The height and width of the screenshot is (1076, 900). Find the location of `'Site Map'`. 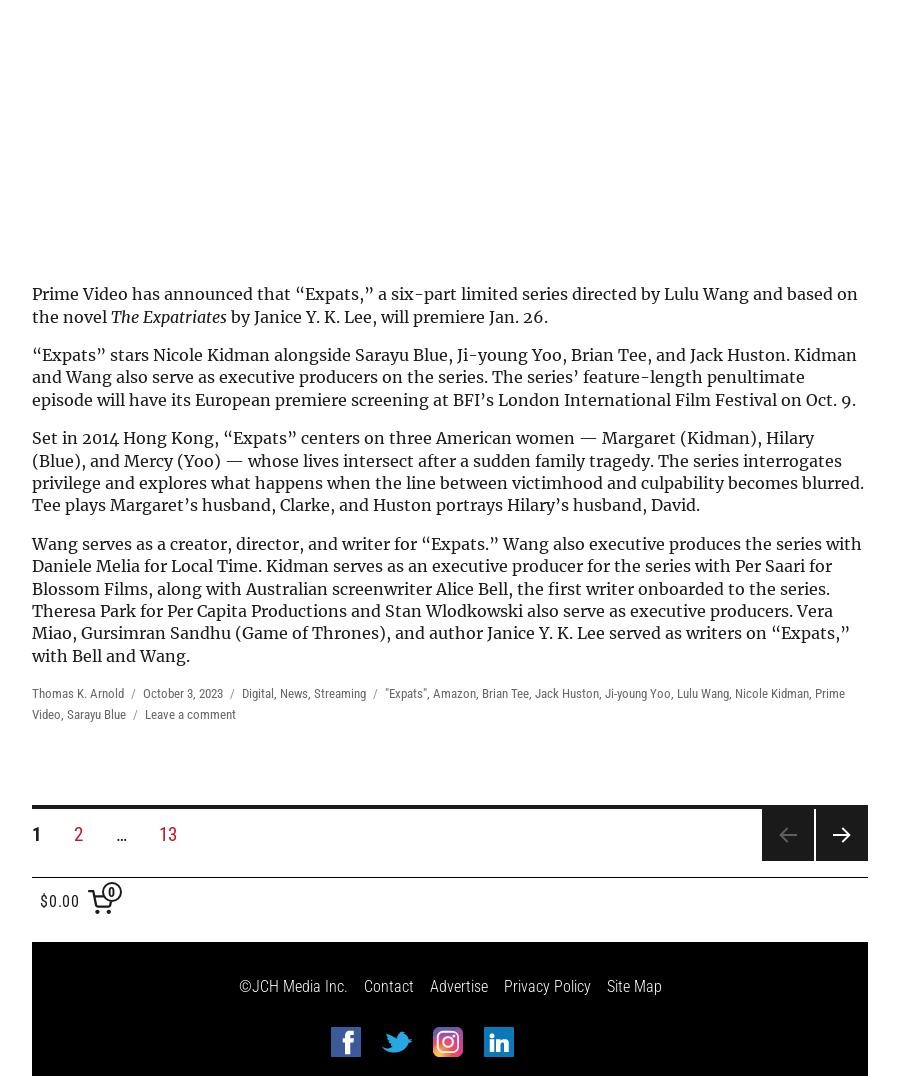

'Site Map' is located at coordinates (633, 986).